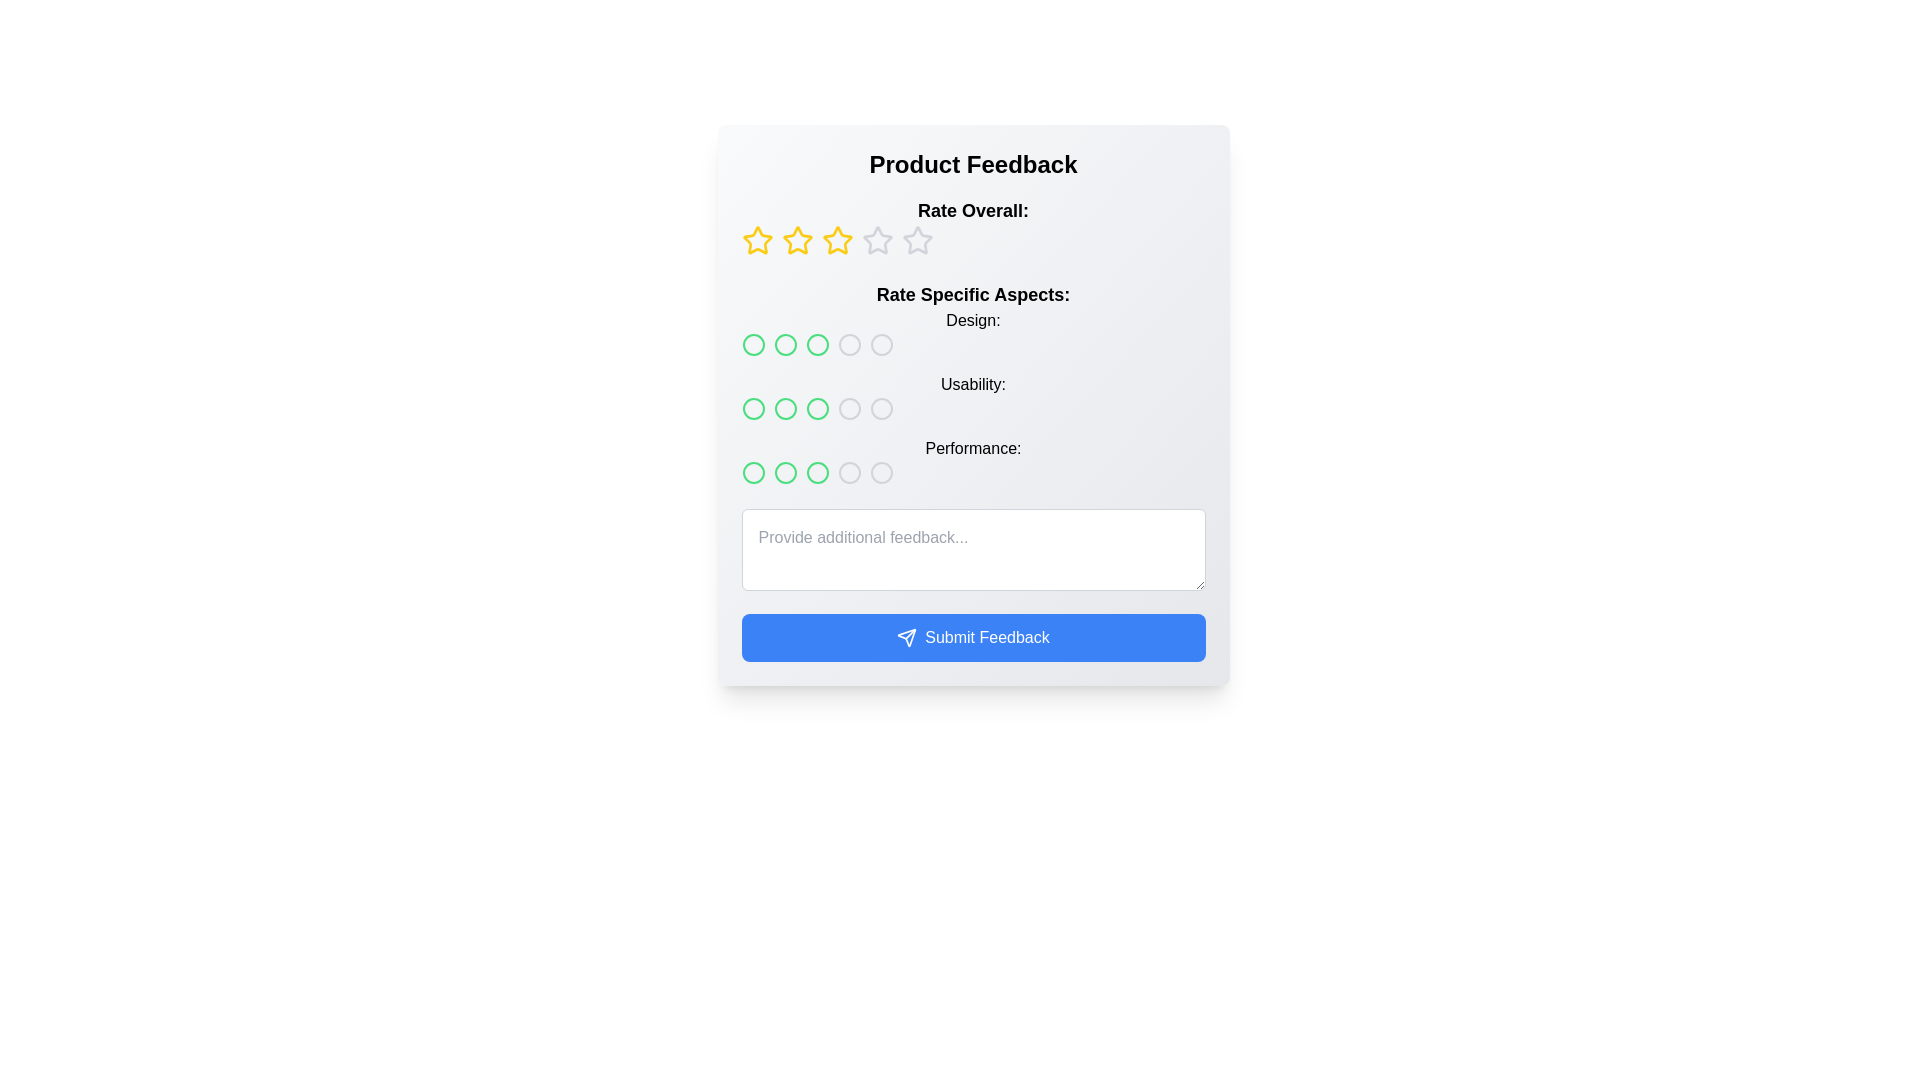 The image size is (1920, 1080). What do you see at coordinates (784, 407) in the screenshot?
I see `the second circular radio button with a green border under the 'Usability' category in the 'Rate Specific Aspects' section` at bounding box center [784, 407].